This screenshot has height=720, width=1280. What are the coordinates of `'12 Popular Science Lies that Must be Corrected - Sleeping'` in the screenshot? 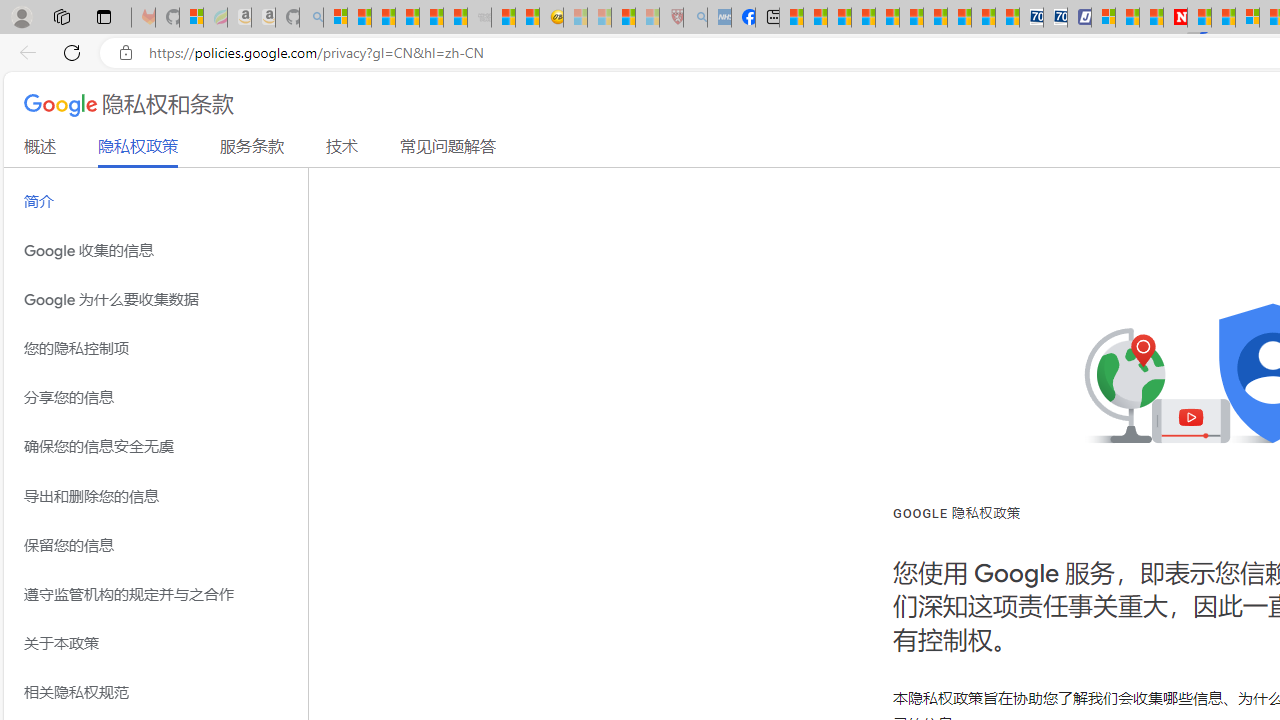 It's located at (647, 17).